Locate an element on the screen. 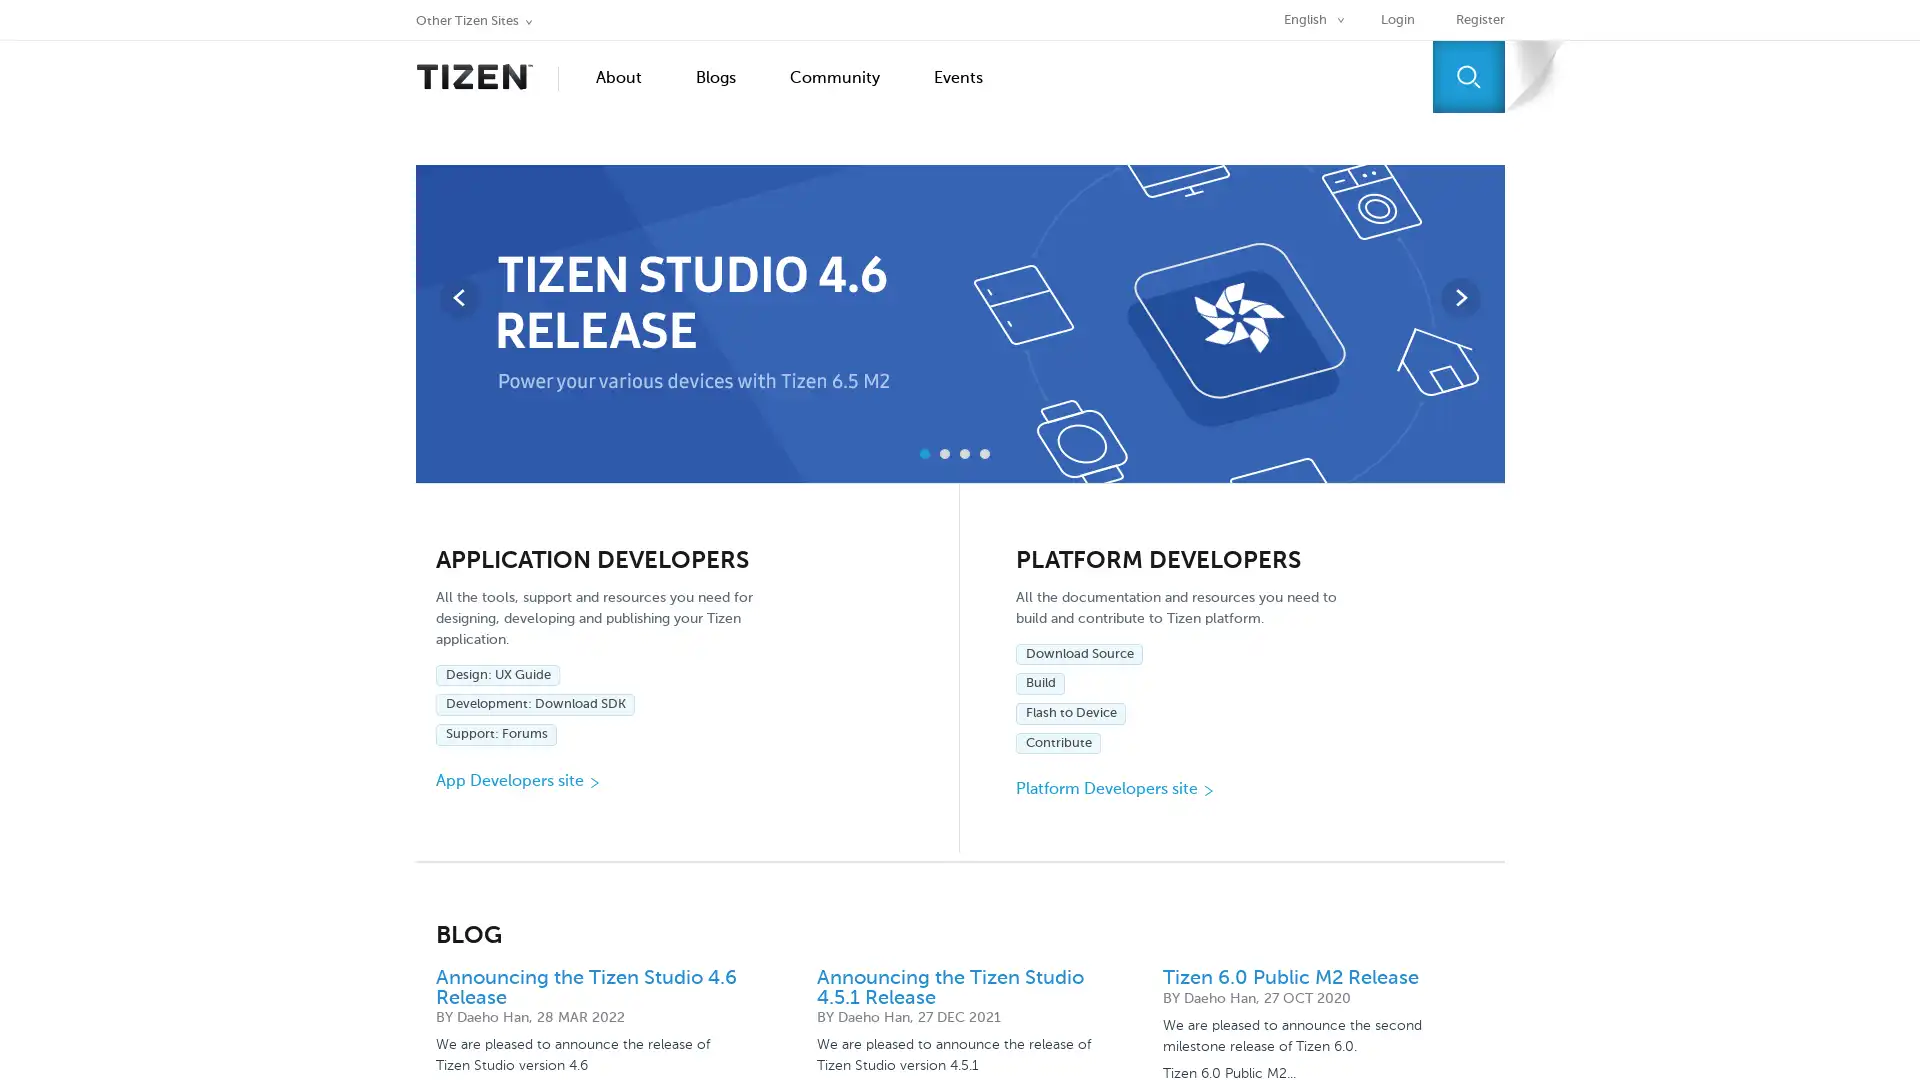 This screenshot has width=1920, height=1080. 1 is located at coordinates (924, 454).